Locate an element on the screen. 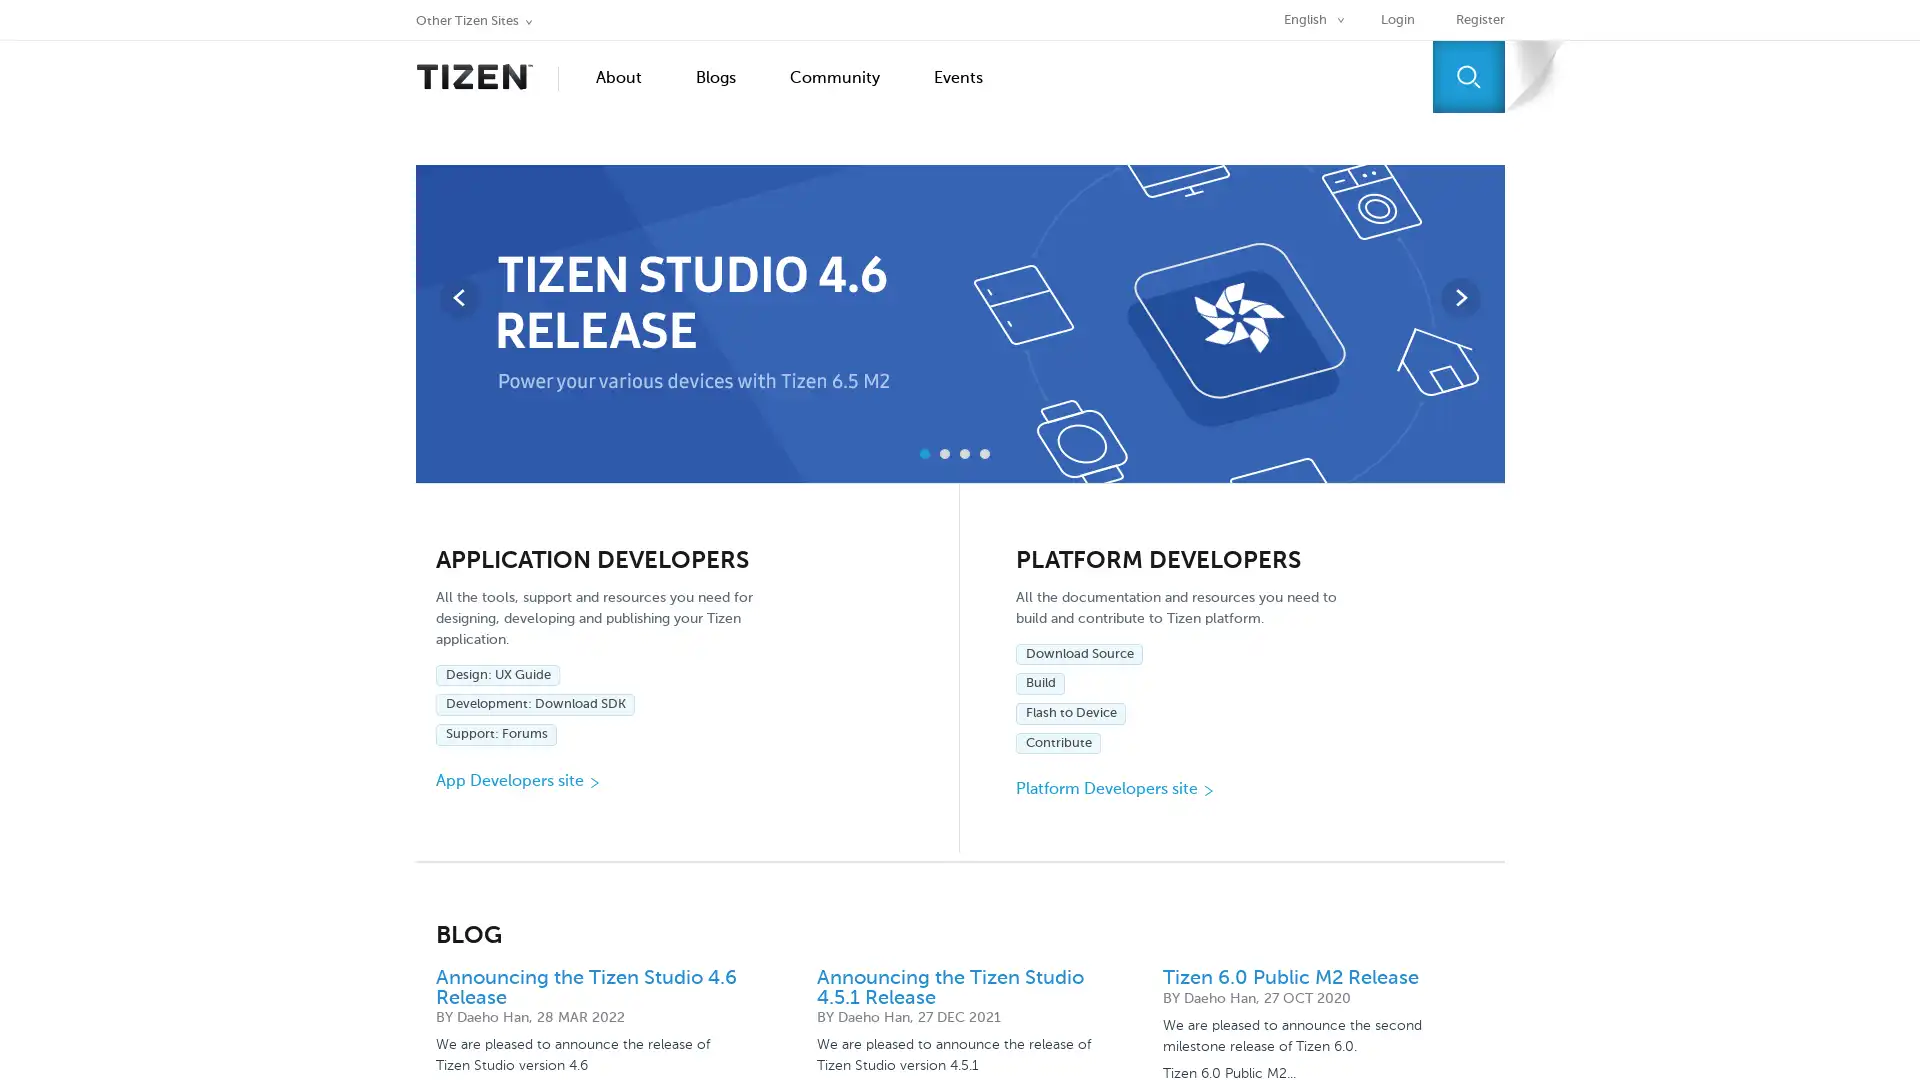 This screenshot has width=1920, height=1080. 1 is located at coordinates (924, 454).